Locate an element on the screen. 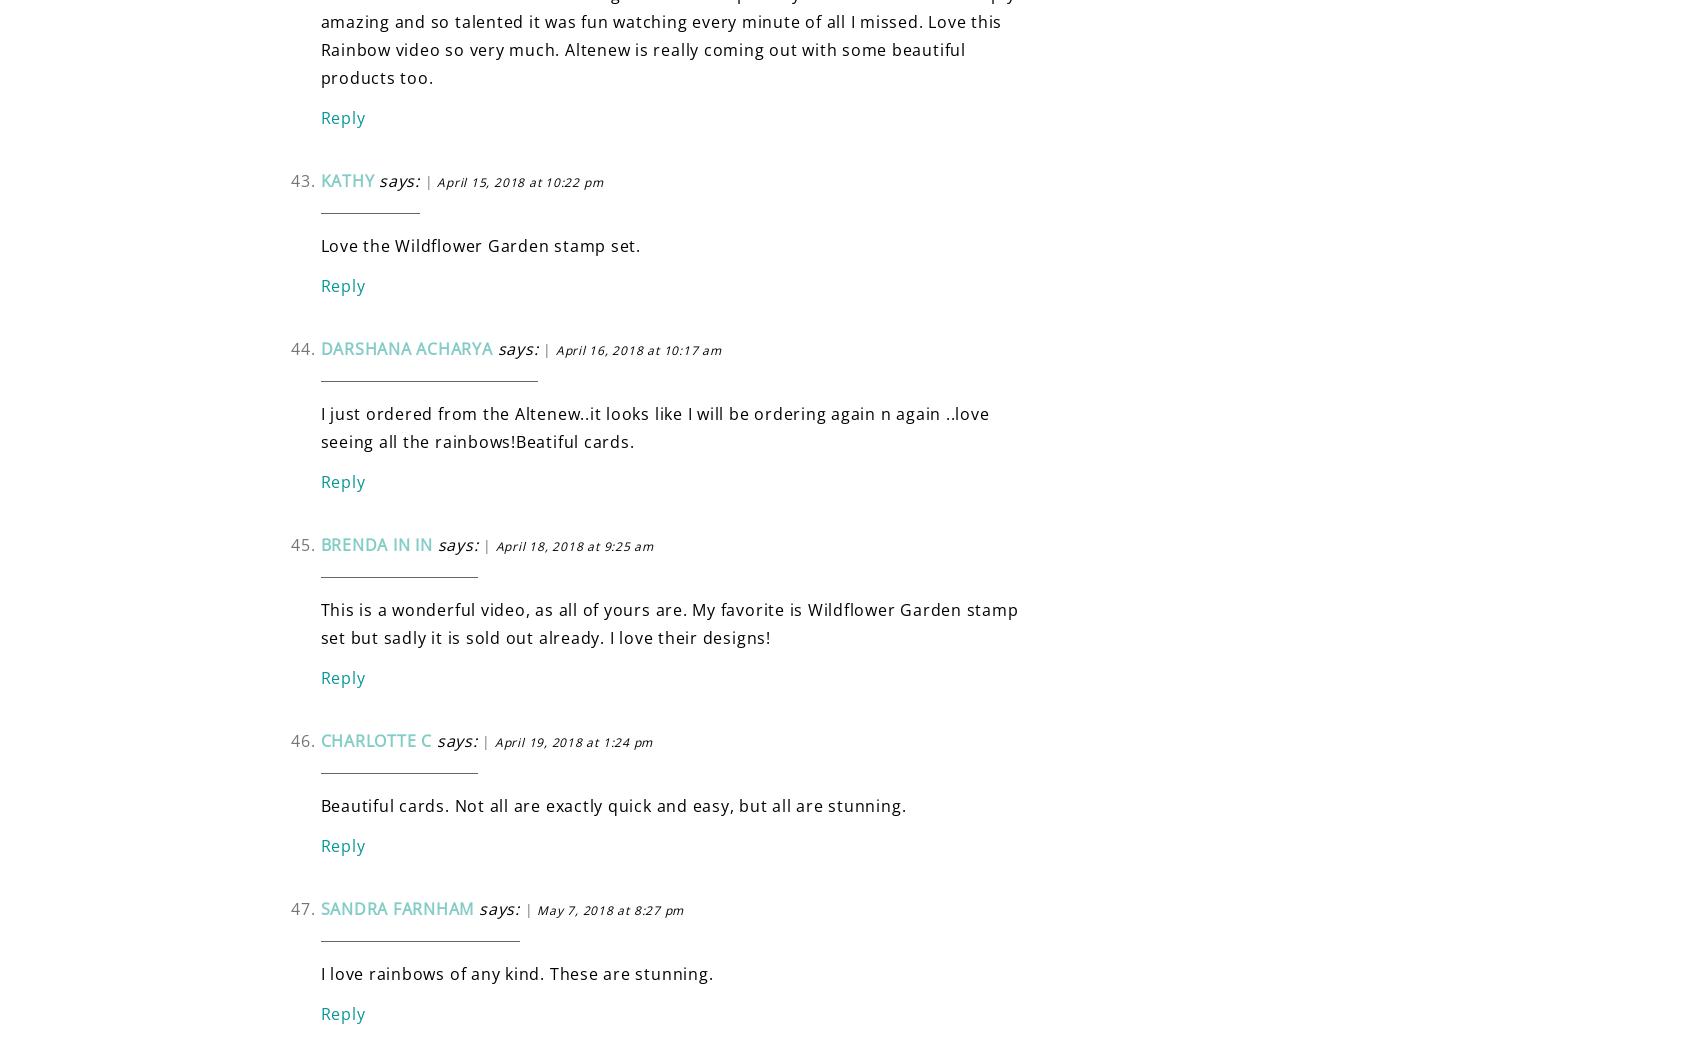 The image size is (1701, 1060). 'April 16, 2018 at 10:17 am' is located at coordinates (637, 349).